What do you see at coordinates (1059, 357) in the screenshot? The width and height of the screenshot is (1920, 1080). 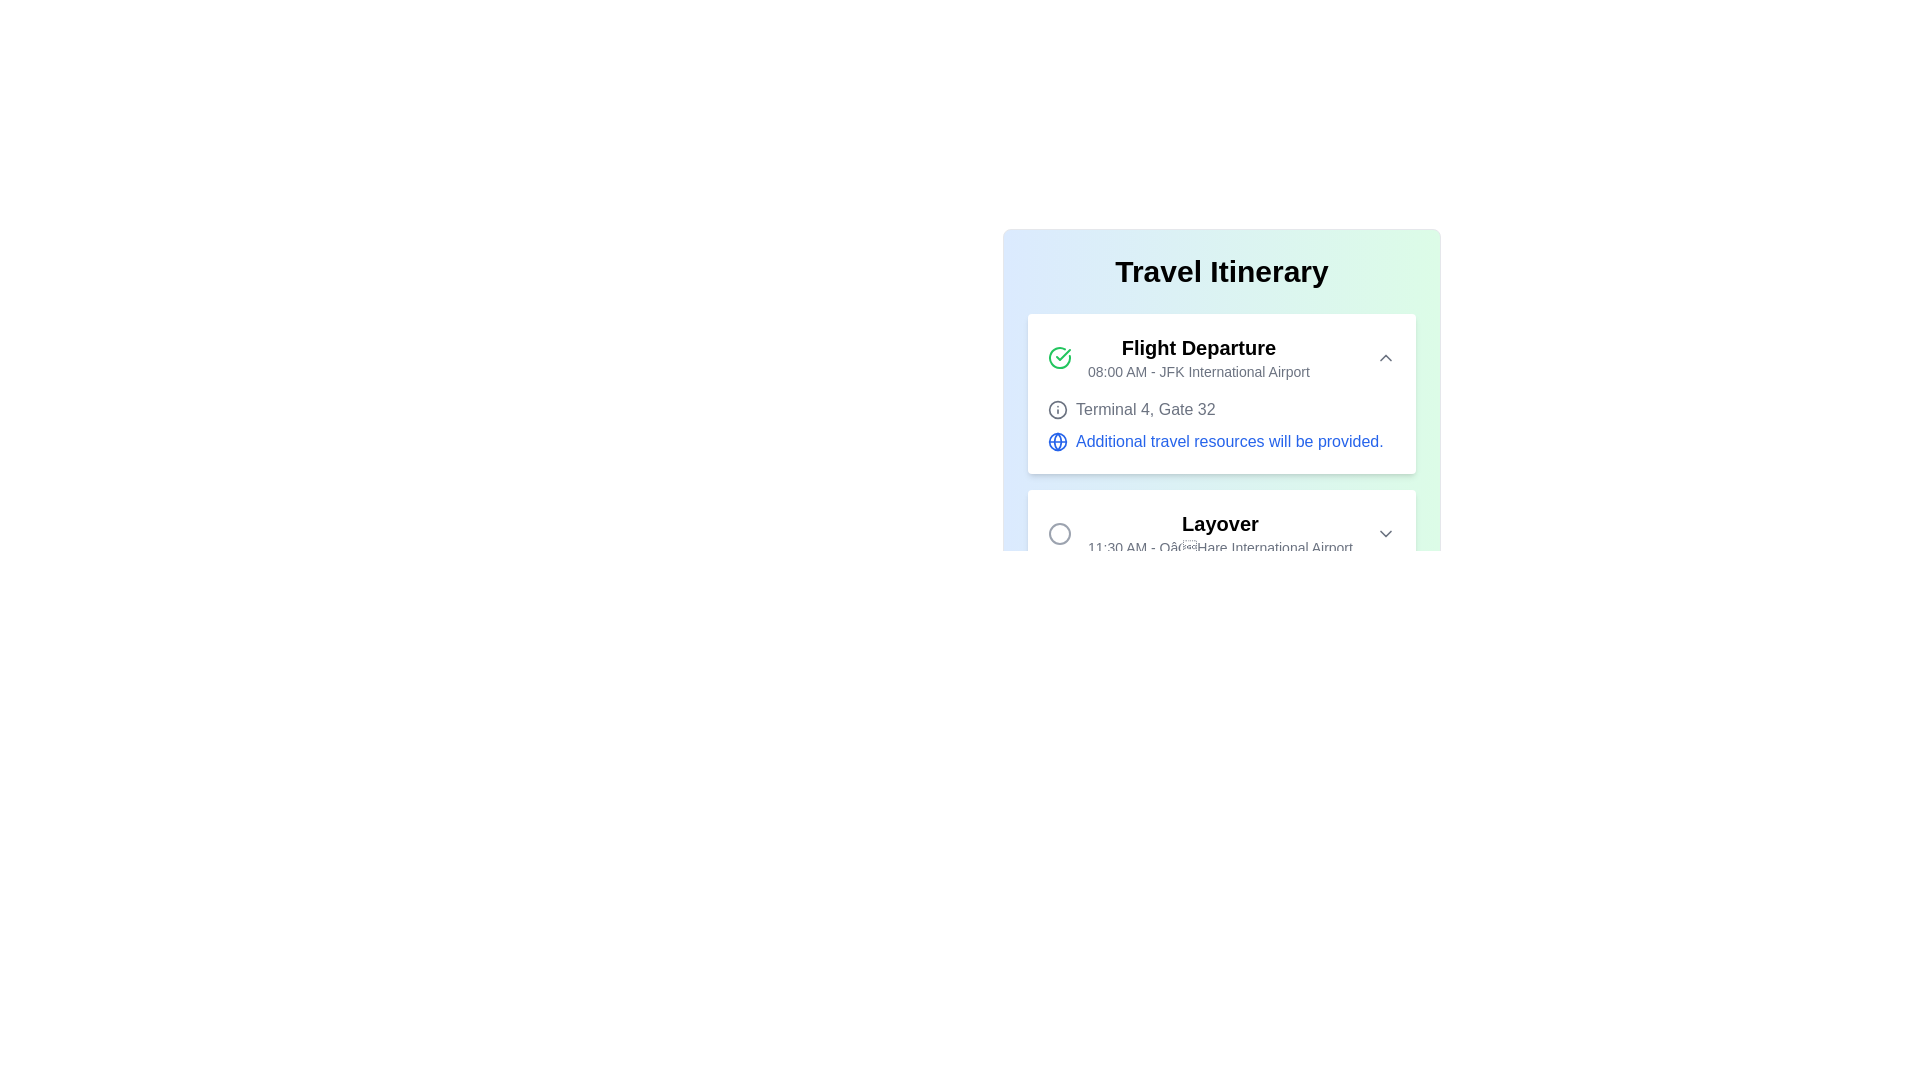 I see `the status indicator icon located in the top-left corner of the 'Flight Departure' card, which represents confirmation or completion related to flight departure information` at bounding box center [1059, 357].